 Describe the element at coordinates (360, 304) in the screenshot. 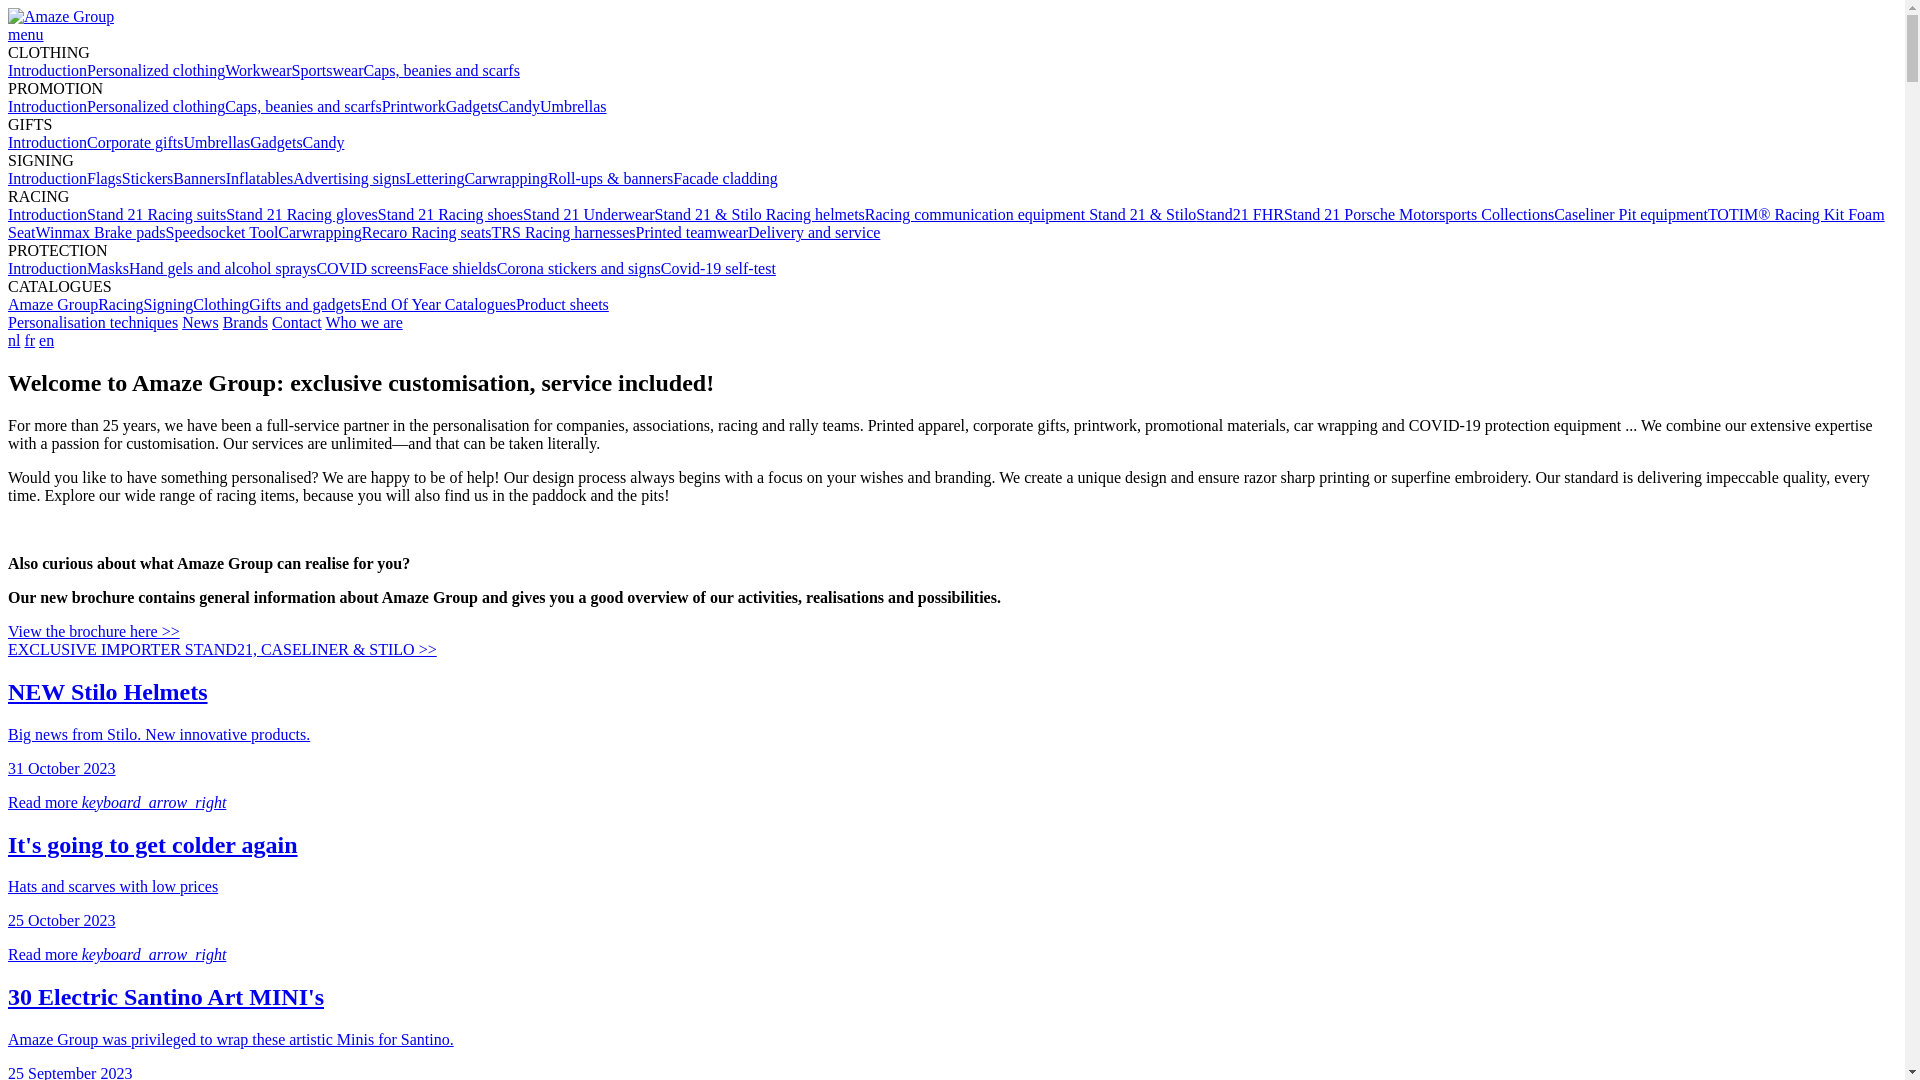

I see `'End Of Year Catalogues'` at that location.